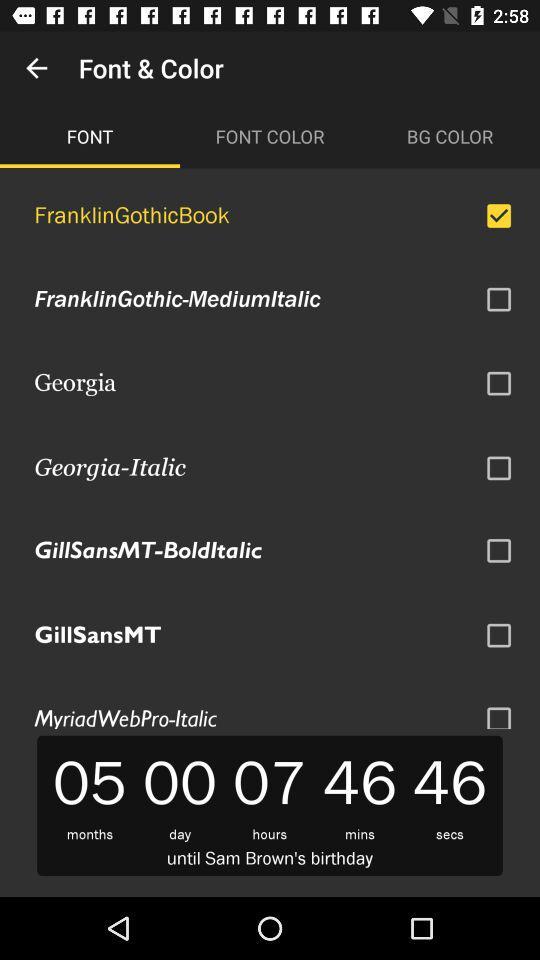  Describe the element at coordinates (449, 135) in the screenshot. I see `the bg color item` at that location.